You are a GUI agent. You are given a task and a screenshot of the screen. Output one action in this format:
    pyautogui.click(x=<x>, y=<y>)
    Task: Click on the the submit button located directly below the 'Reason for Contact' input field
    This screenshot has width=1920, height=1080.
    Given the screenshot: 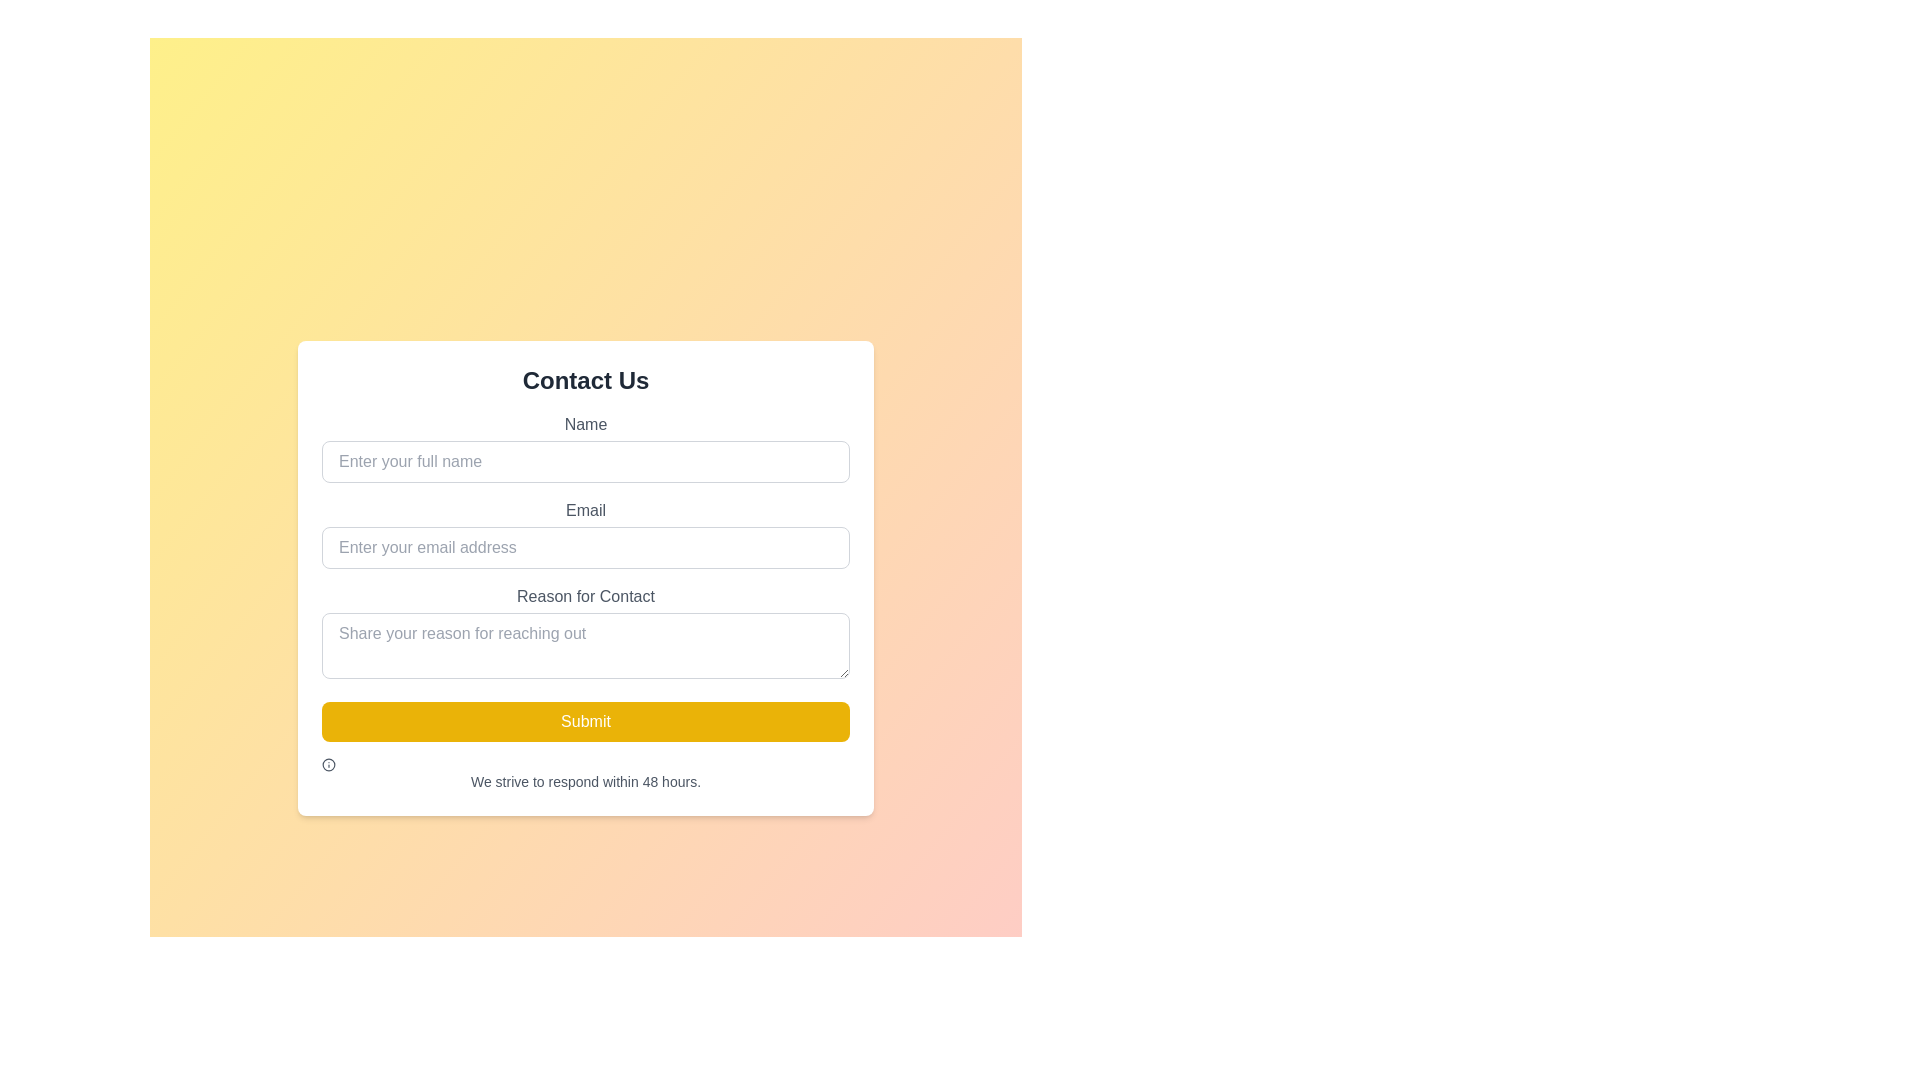 What is the action you would take?
    pyautogui.click(x=584, y=721)
    